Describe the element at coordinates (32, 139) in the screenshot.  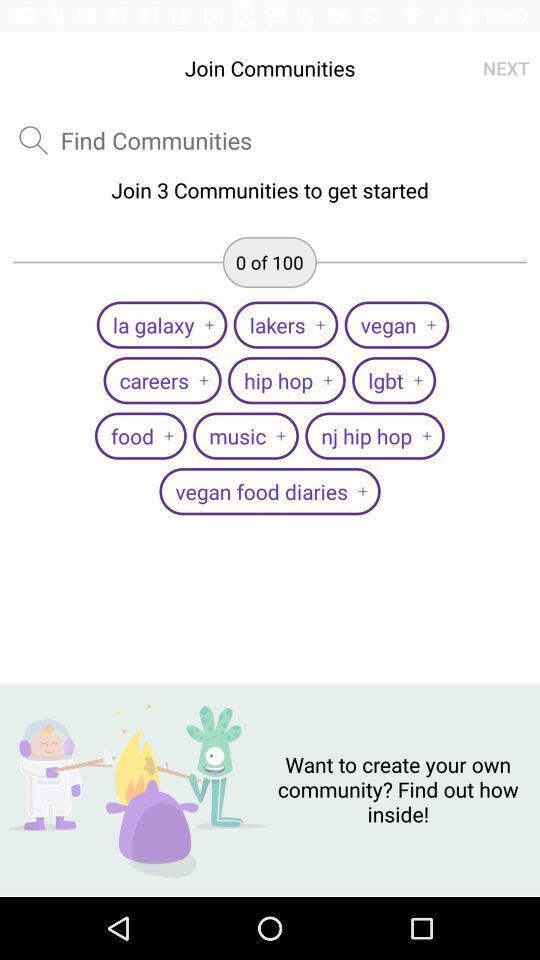
I see `item above the join 3 communities` at that location.